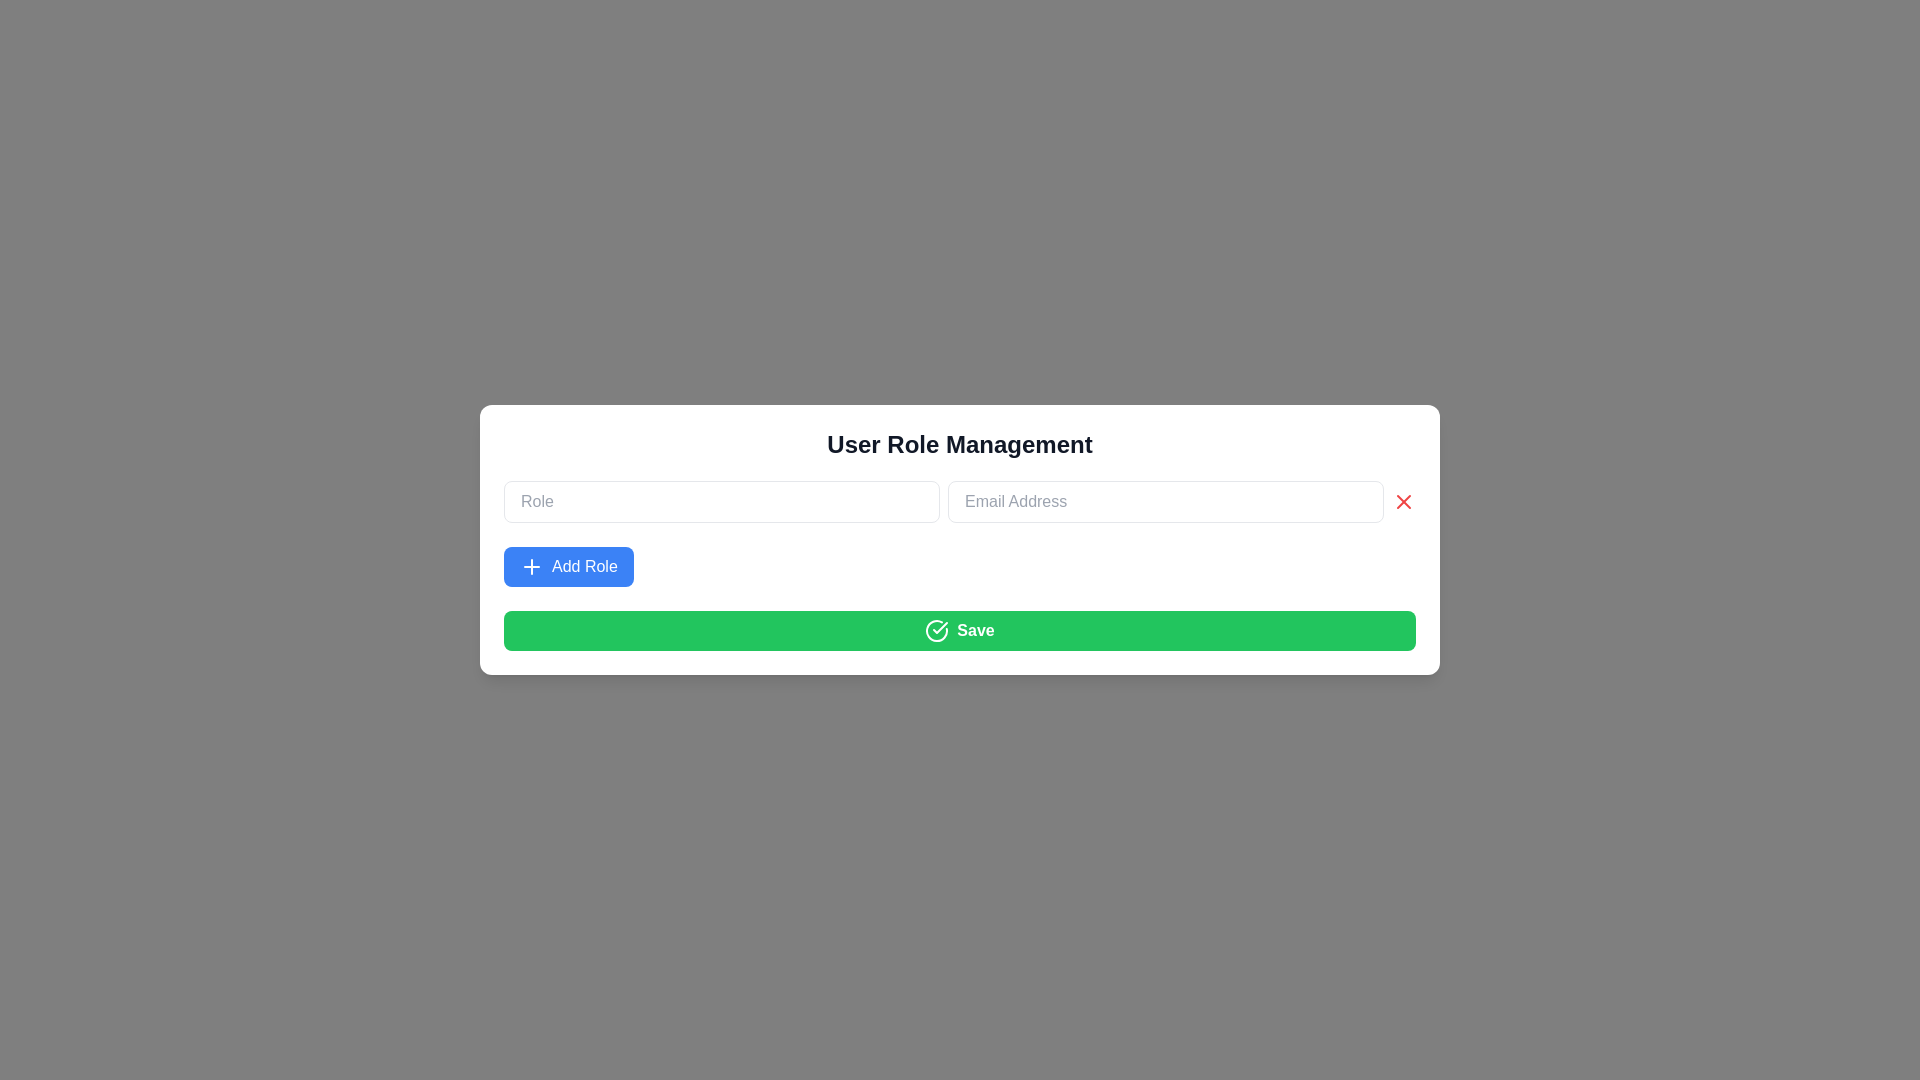  Describe the element at coordinates (1402, 500) in the screenshot. I see `the 'X' icon, which is a cancel or close symbol located at the far right end of the 'Email Address' input field, to clear the input` at that location.